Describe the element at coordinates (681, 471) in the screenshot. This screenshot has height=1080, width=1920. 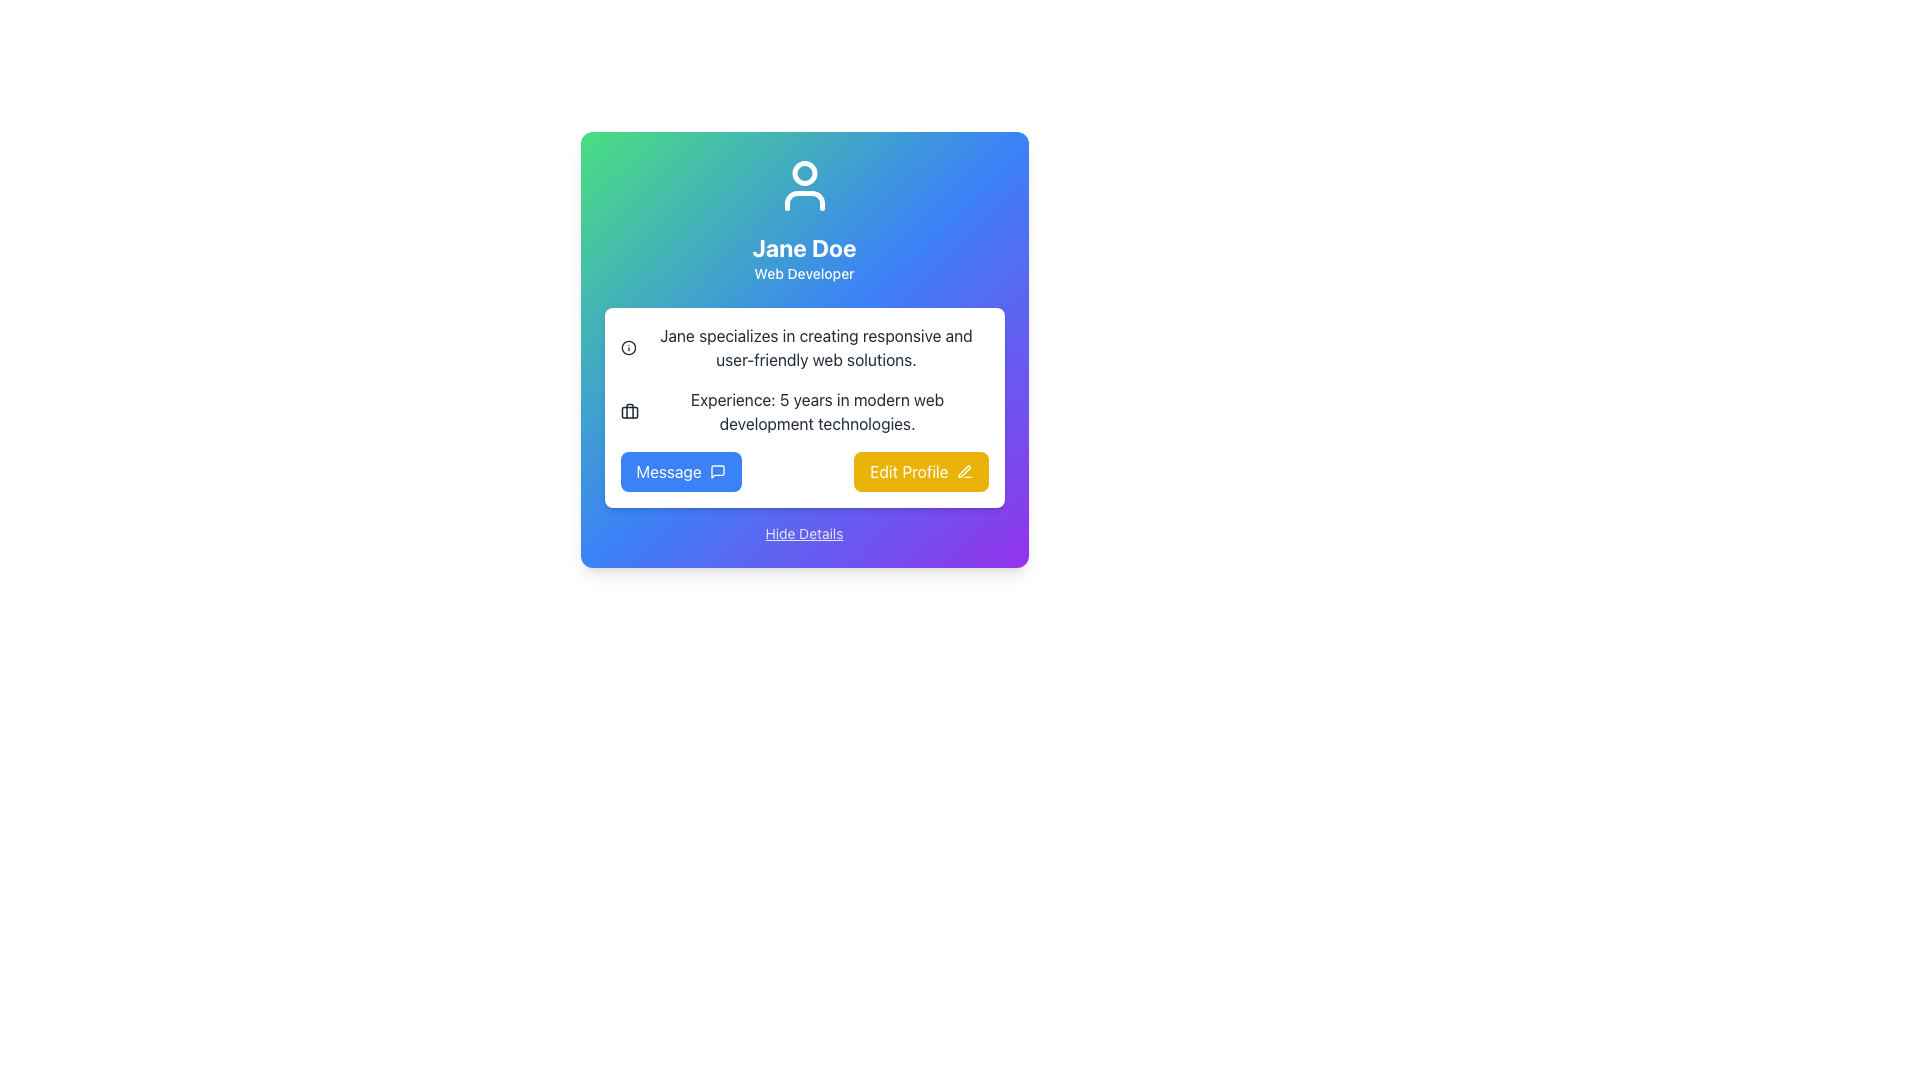
I see `the blue rectangular button labeled 'Message'` at that location.